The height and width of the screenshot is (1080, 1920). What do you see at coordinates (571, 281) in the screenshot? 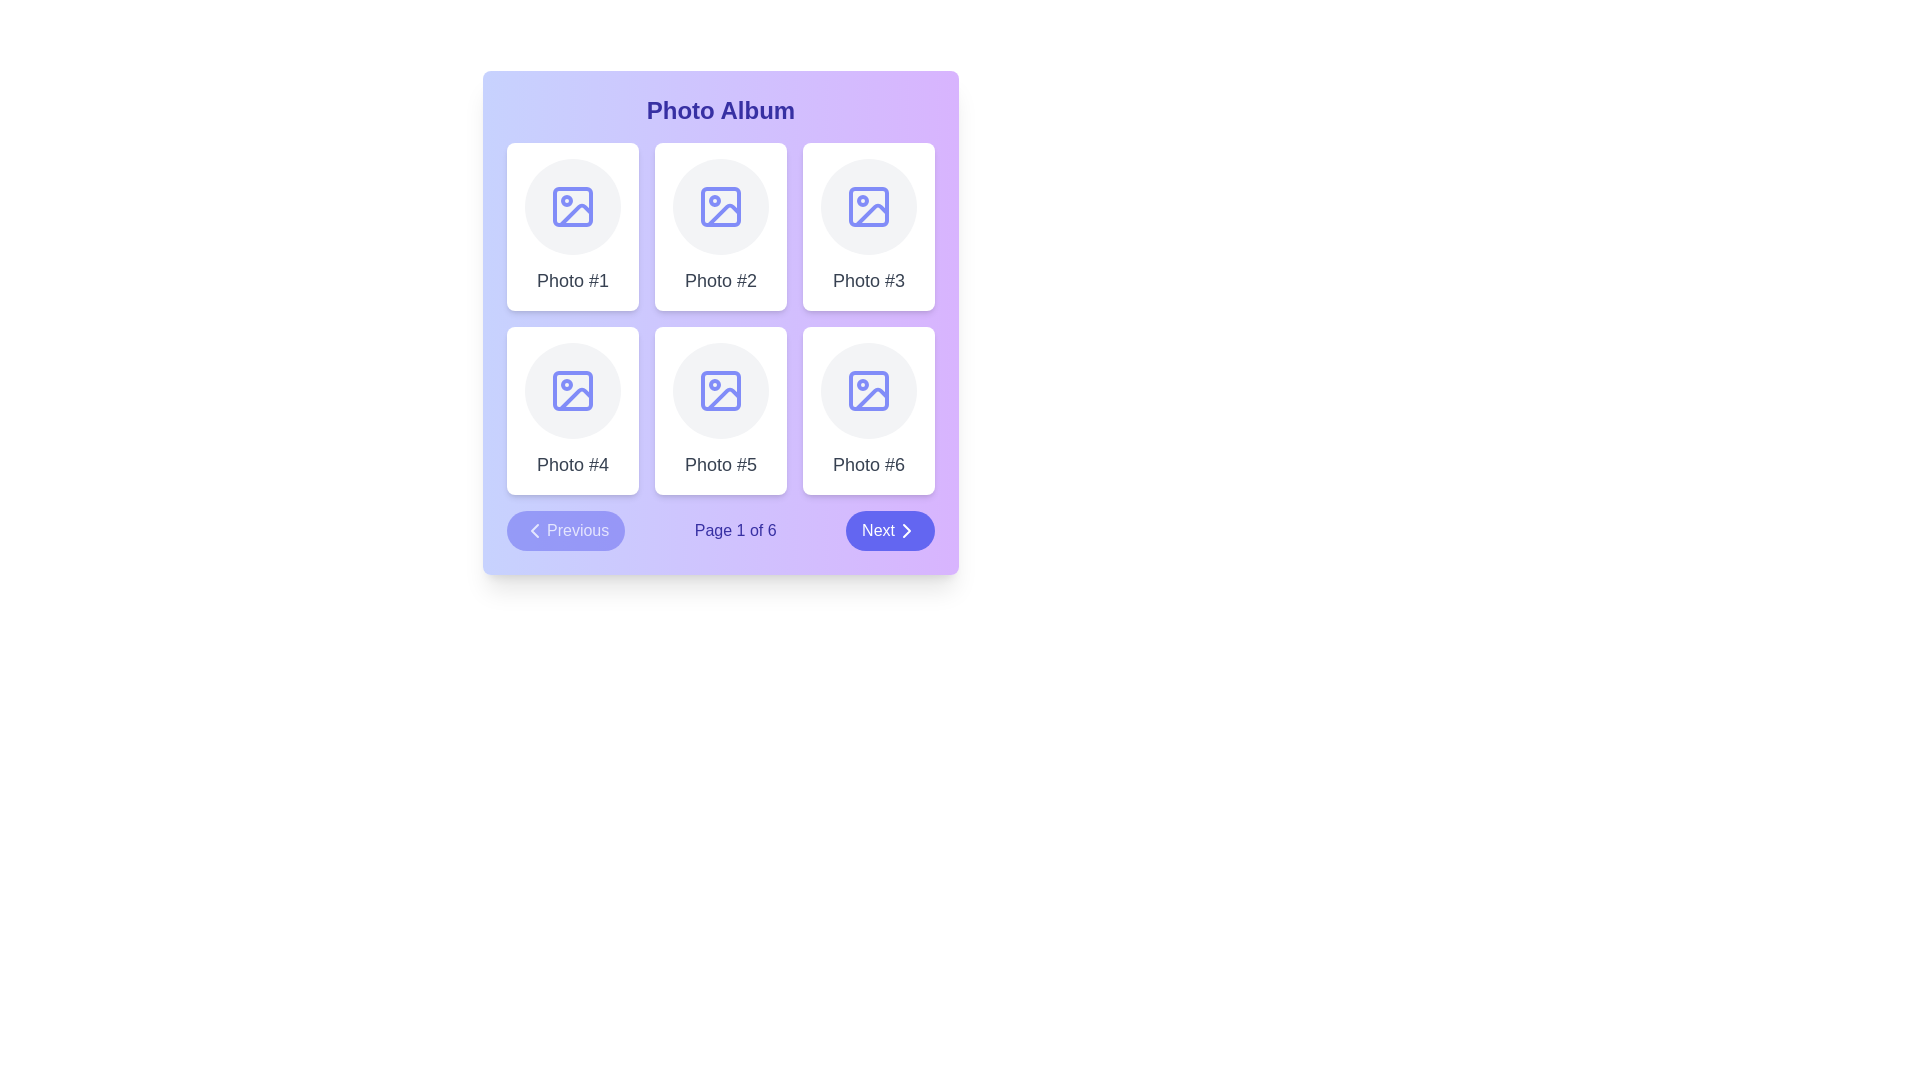
I see `text label that serves as a title for the photo item located in the first cell of a 2x3 grid layout, positioned beneath a circular placeholder image` at bounding box center [571, 281].